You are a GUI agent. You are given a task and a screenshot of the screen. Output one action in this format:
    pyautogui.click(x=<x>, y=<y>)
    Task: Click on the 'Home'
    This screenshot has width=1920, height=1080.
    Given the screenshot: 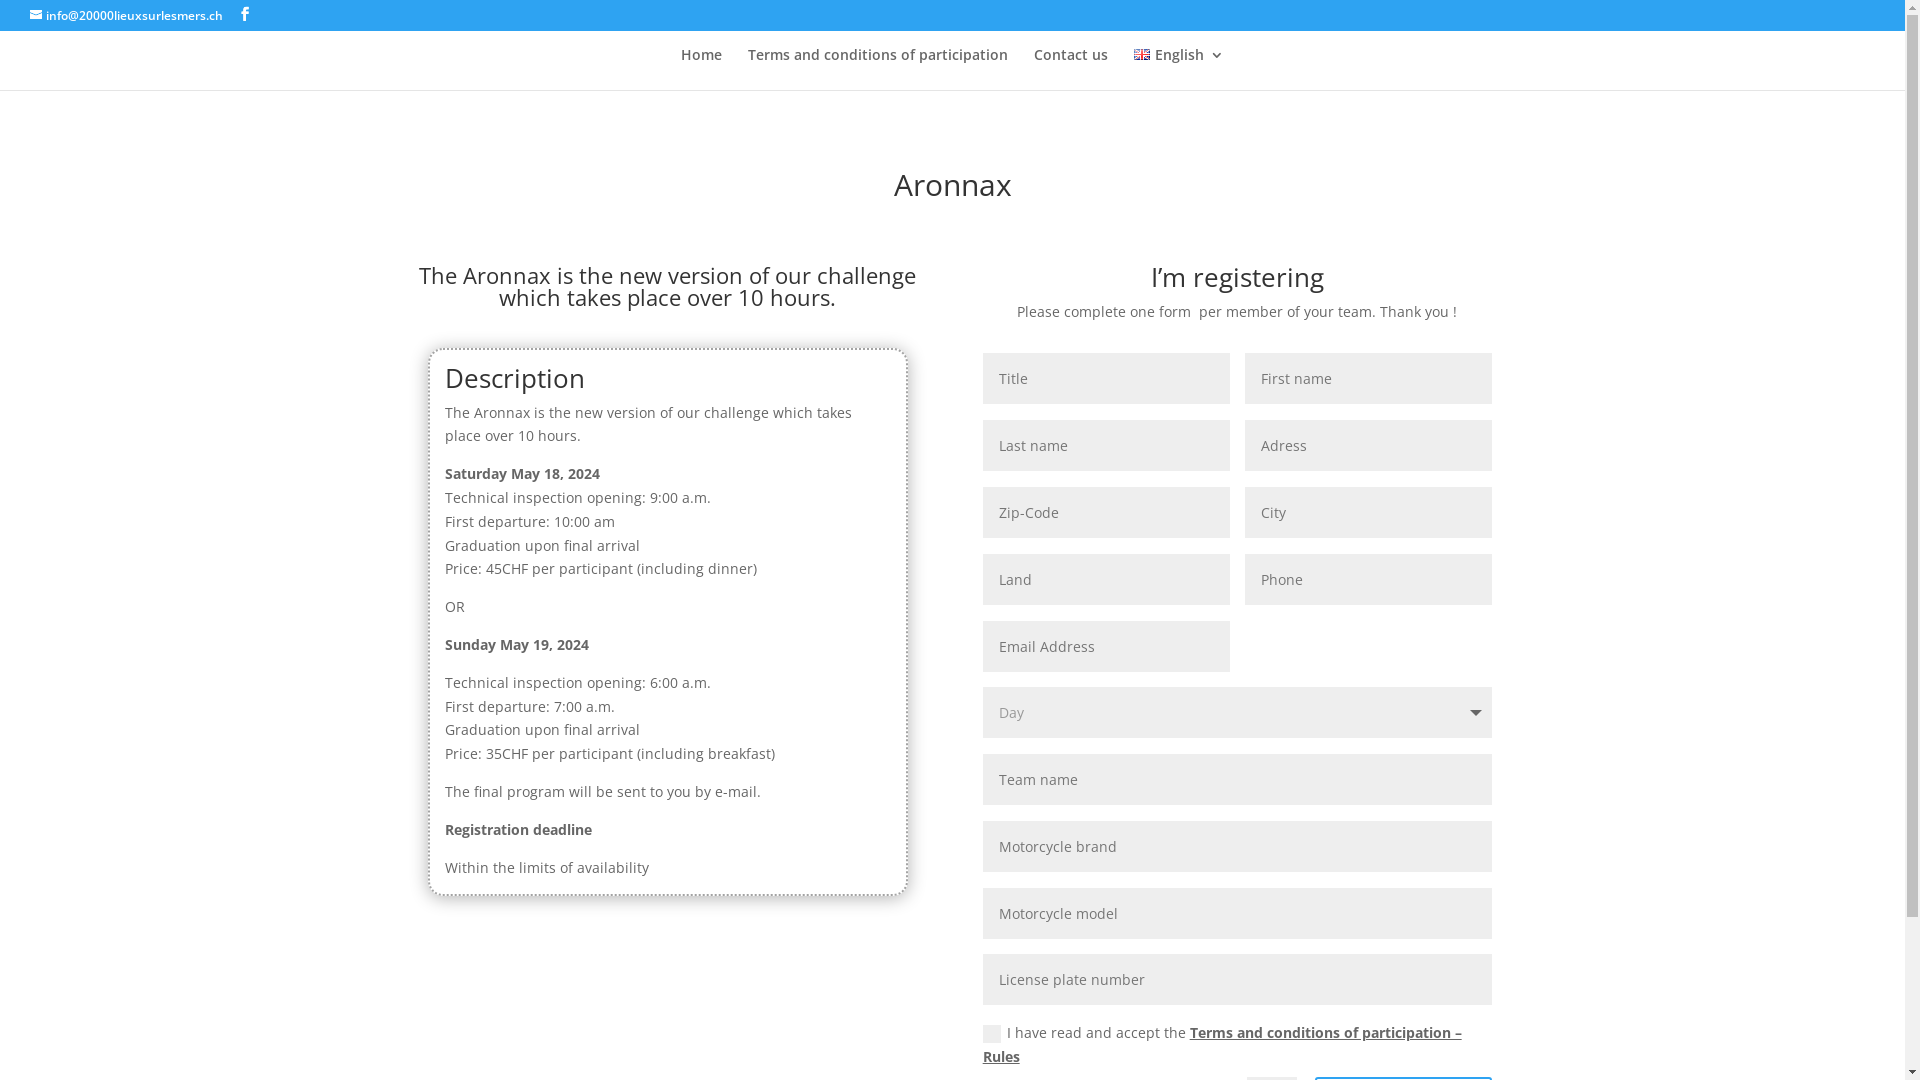 What is the action you would take?
    pyautogui.click(x=701, y=68)
    